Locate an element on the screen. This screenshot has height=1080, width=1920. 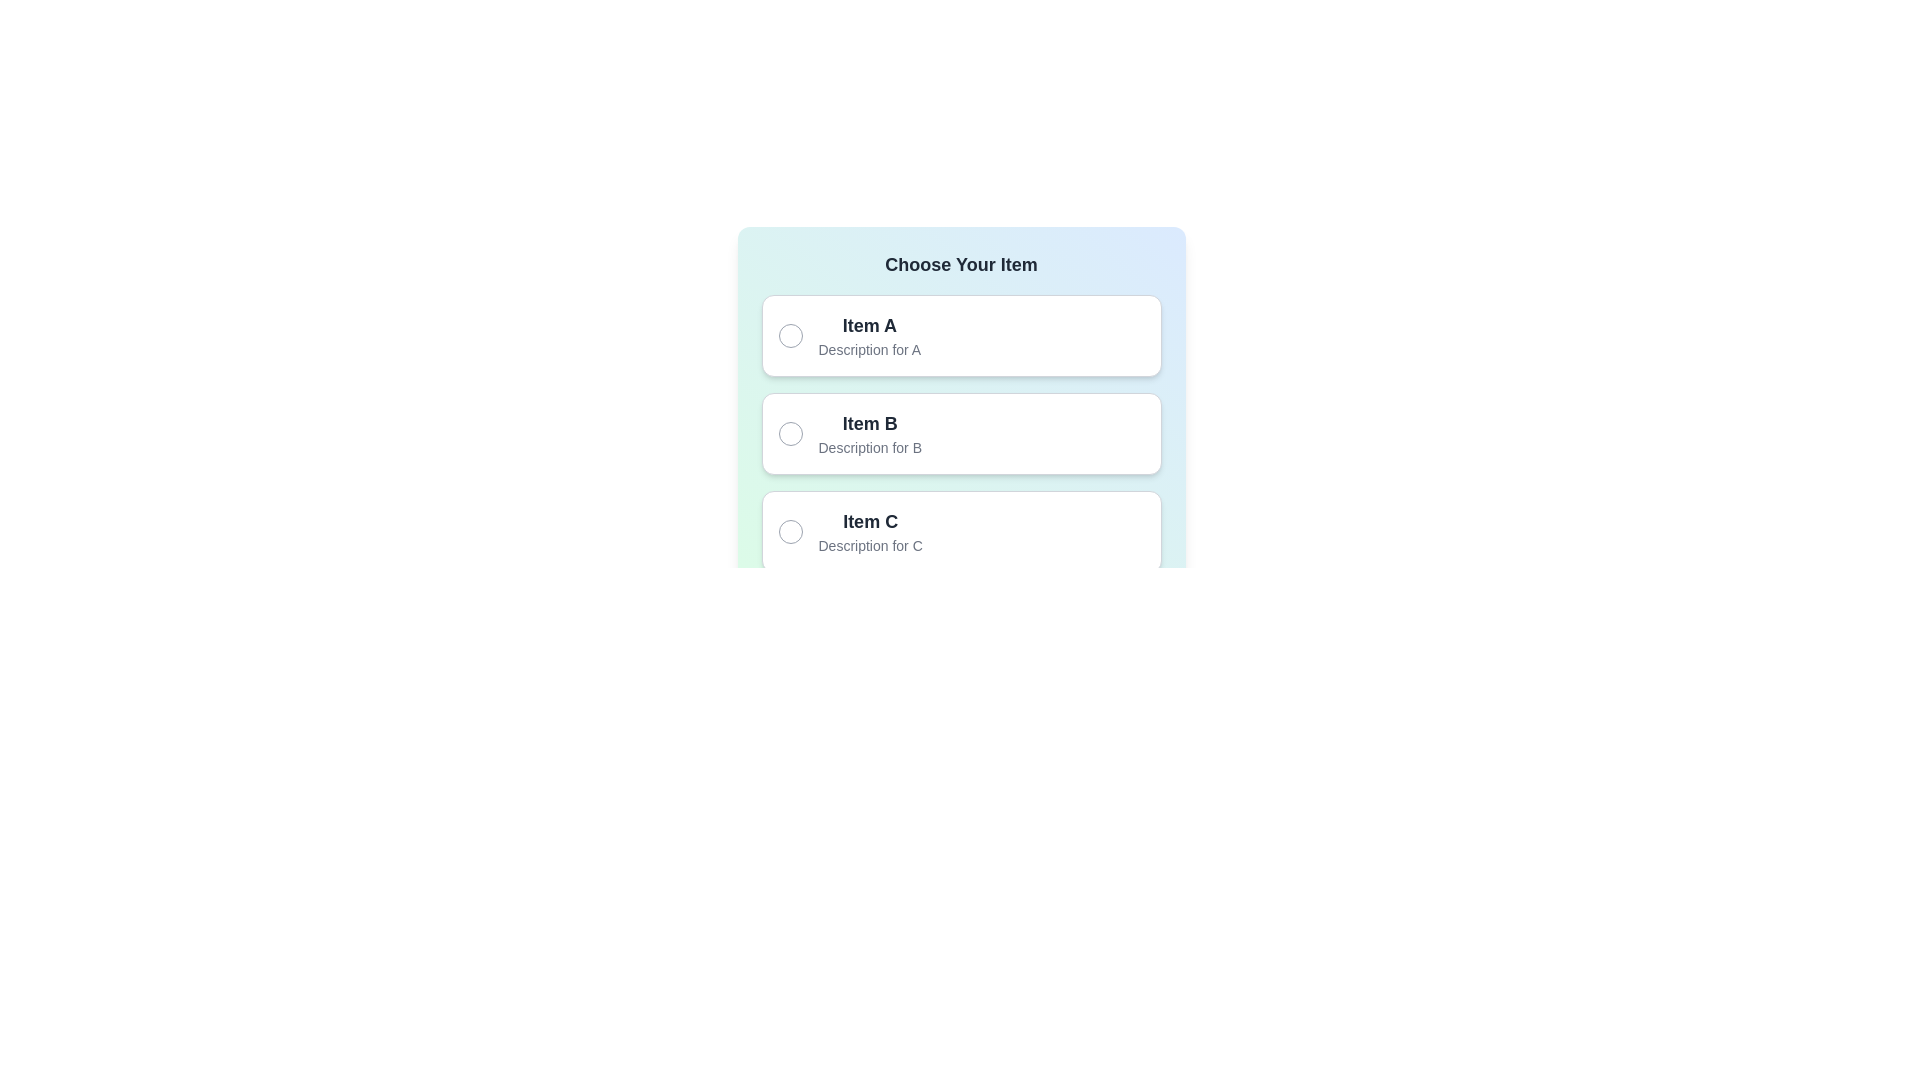
the circular radio button associated with 'Item B' is located at coordinates (789, 433).